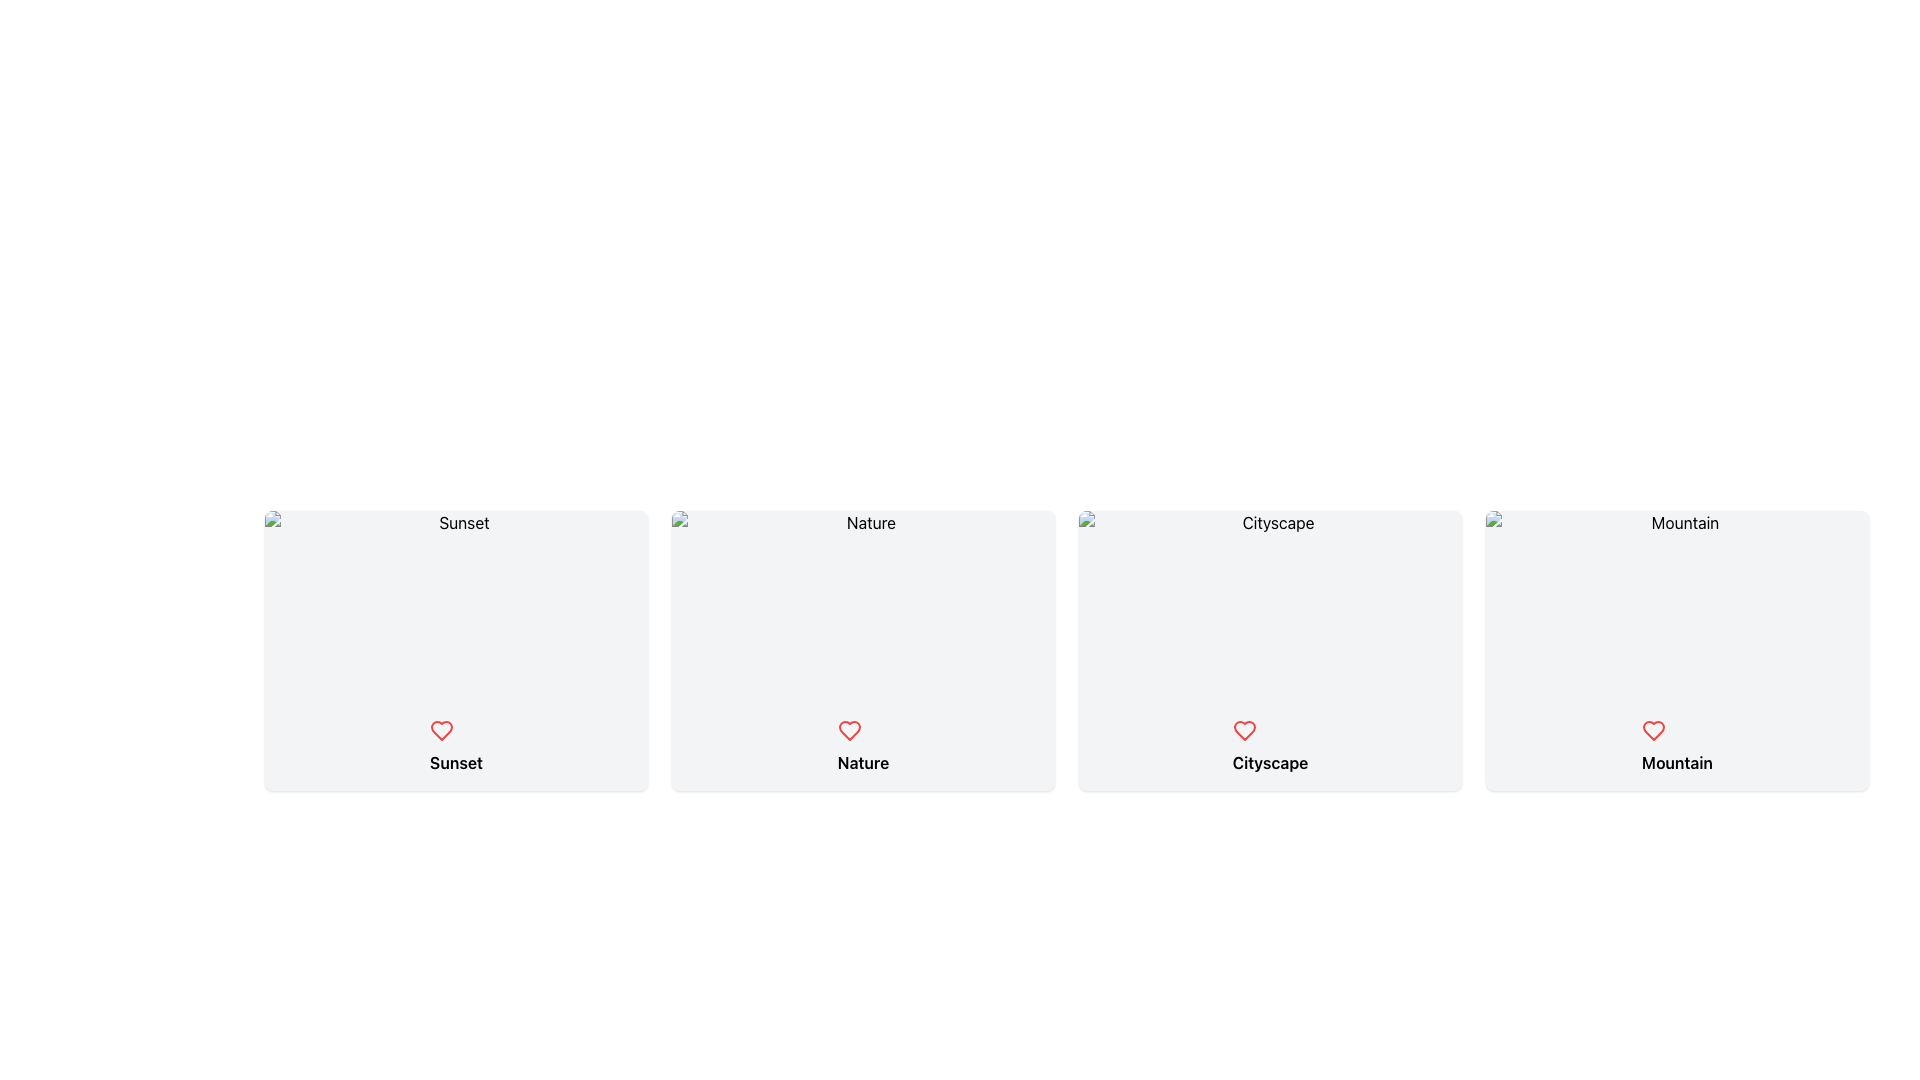 This screenshot has height=1080, width=1920. What do you see at coordinates (455, 747) in the screenshot?
I see `text content of the Text block with a red heart icon labeled 'Sunset', which is centrally positioned within the first card of a horizontal list` at bounding box center [455, 747].